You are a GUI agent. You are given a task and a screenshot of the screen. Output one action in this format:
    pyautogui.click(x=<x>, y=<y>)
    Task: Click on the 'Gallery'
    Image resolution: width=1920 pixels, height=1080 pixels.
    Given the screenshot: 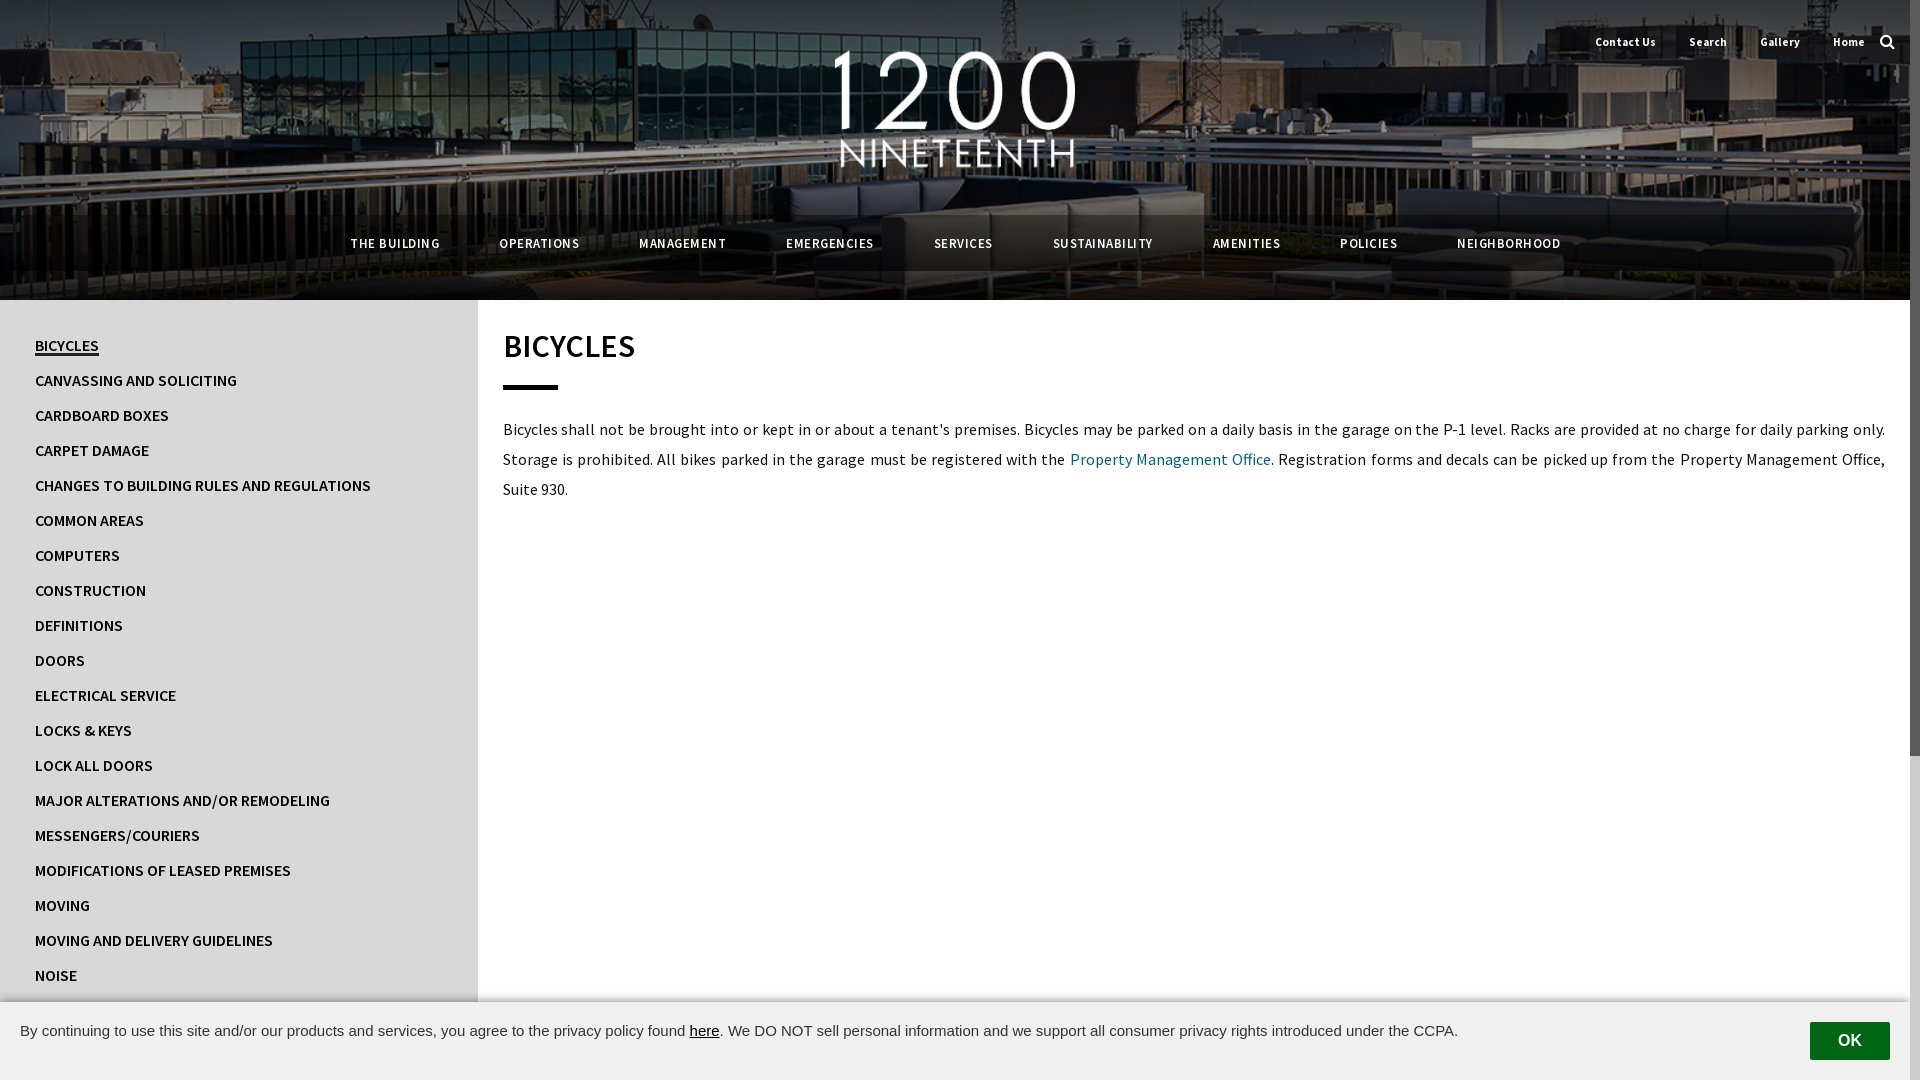 What is the action you would take?
    pyautogui.click(x=1780, y=42)
    